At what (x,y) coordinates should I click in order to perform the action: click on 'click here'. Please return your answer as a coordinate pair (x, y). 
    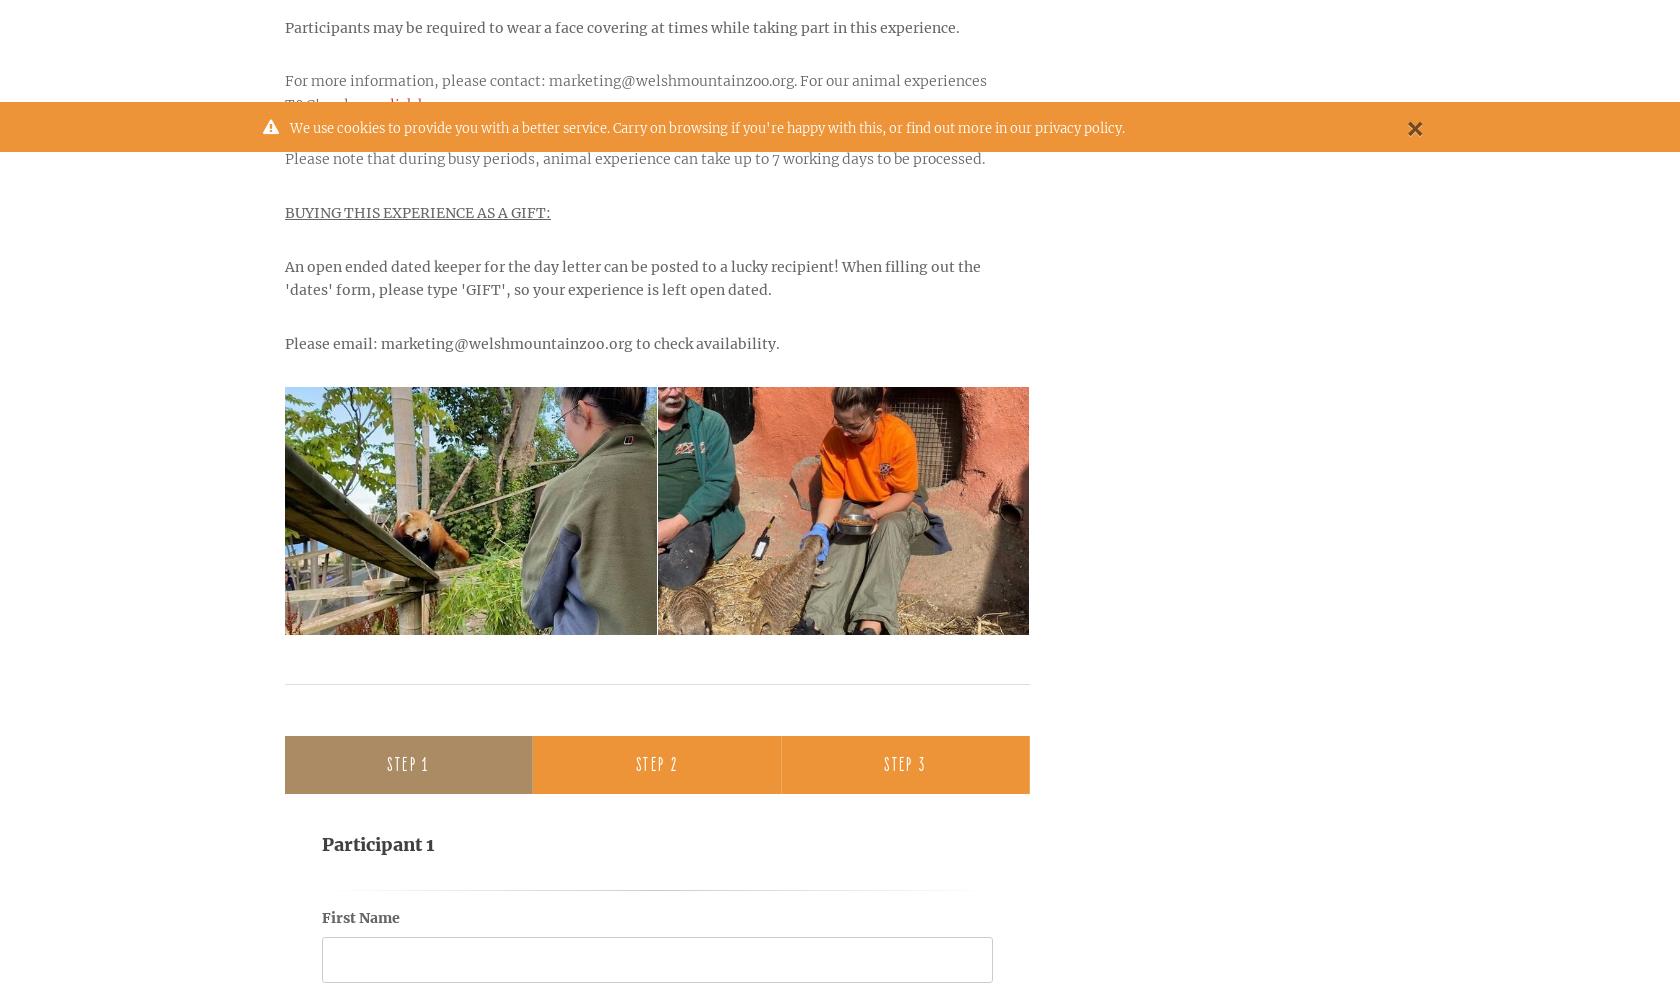
    Looking at the image, I should click on (415, 103).